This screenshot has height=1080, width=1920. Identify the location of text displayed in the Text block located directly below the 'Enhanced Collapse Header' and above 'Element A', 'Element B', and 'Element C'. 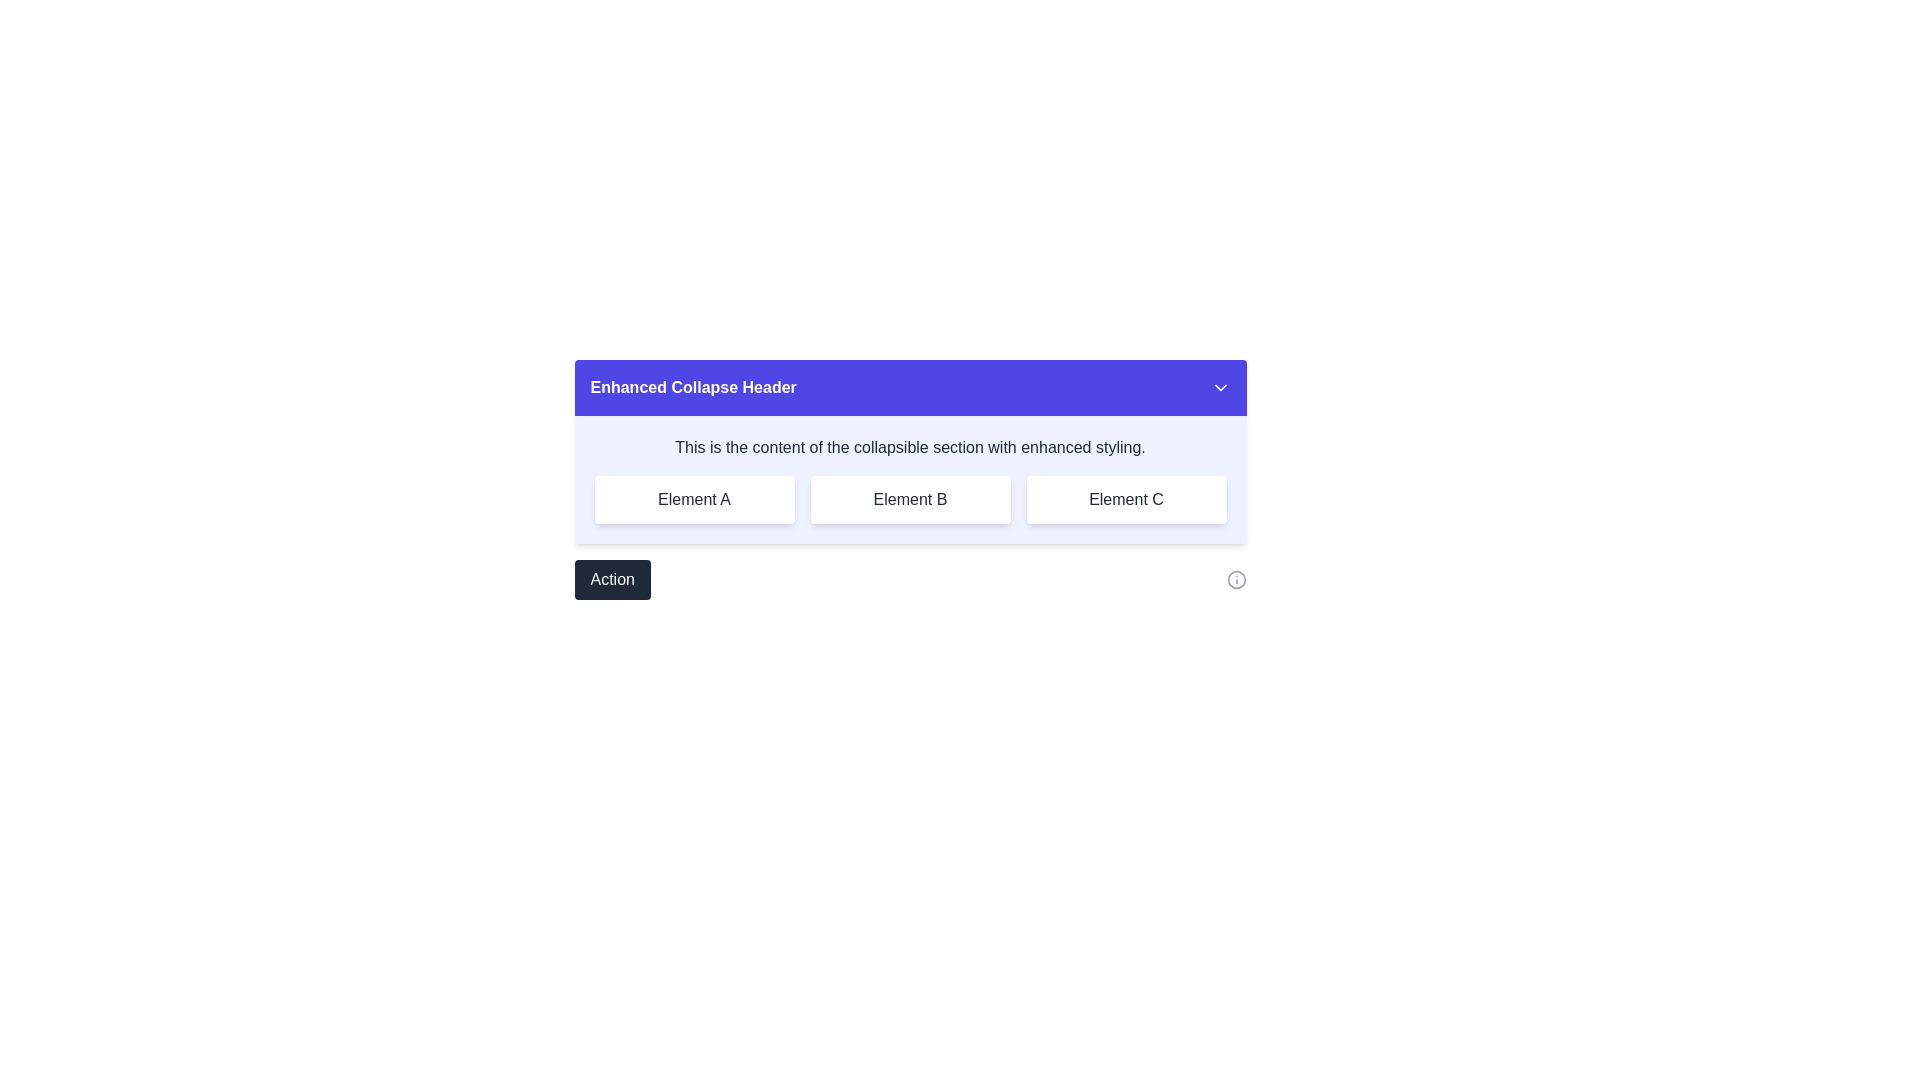
(909, 446).